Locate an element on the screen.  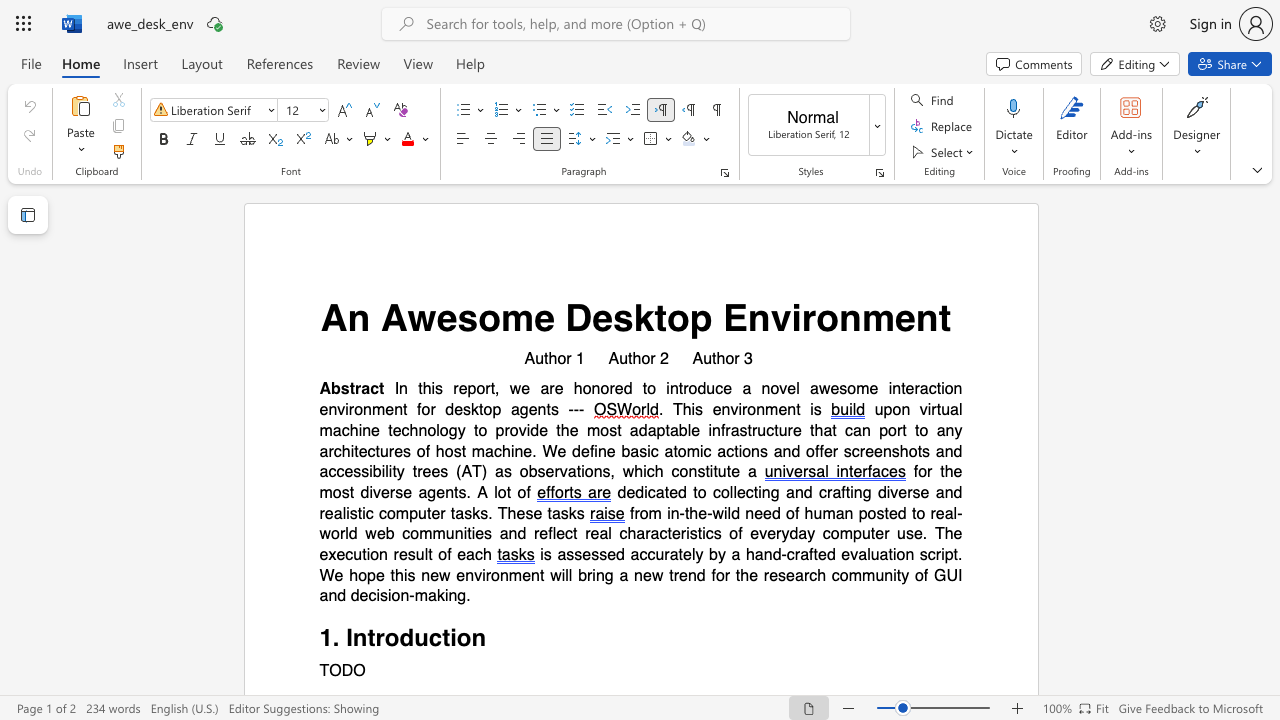
the 1th character "e" in the text is located at coordinates (433, 575).